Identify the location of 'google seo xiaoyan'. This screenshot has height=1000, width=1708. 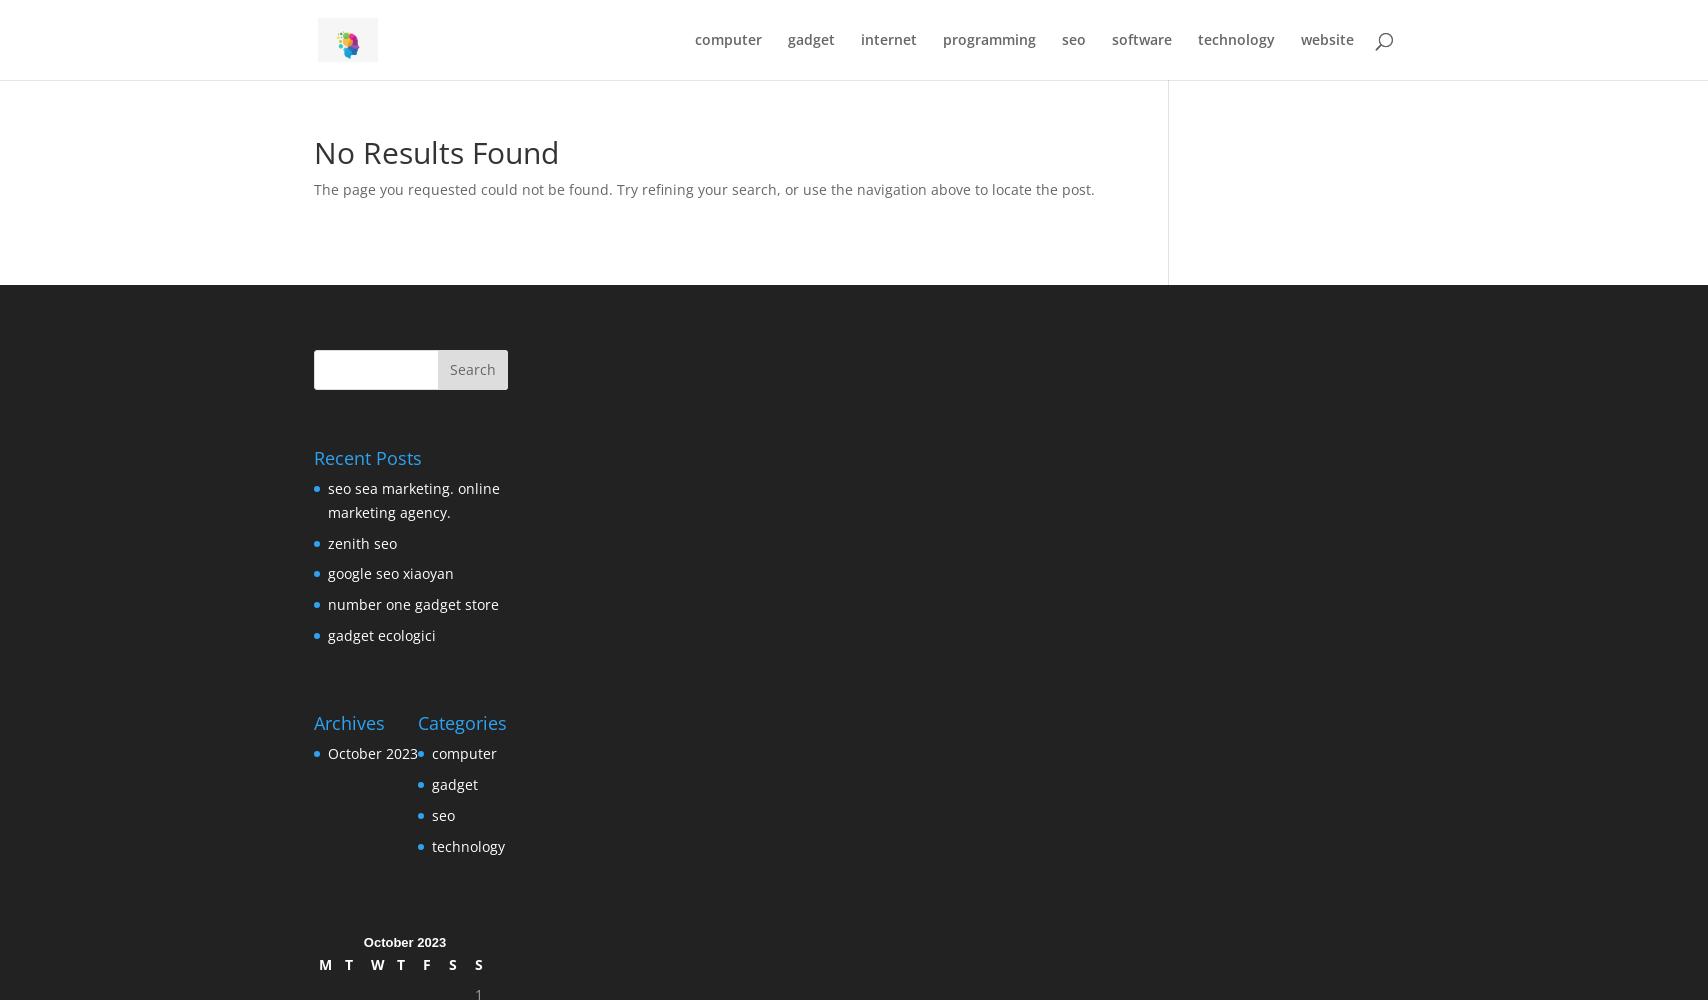
(327, 572).